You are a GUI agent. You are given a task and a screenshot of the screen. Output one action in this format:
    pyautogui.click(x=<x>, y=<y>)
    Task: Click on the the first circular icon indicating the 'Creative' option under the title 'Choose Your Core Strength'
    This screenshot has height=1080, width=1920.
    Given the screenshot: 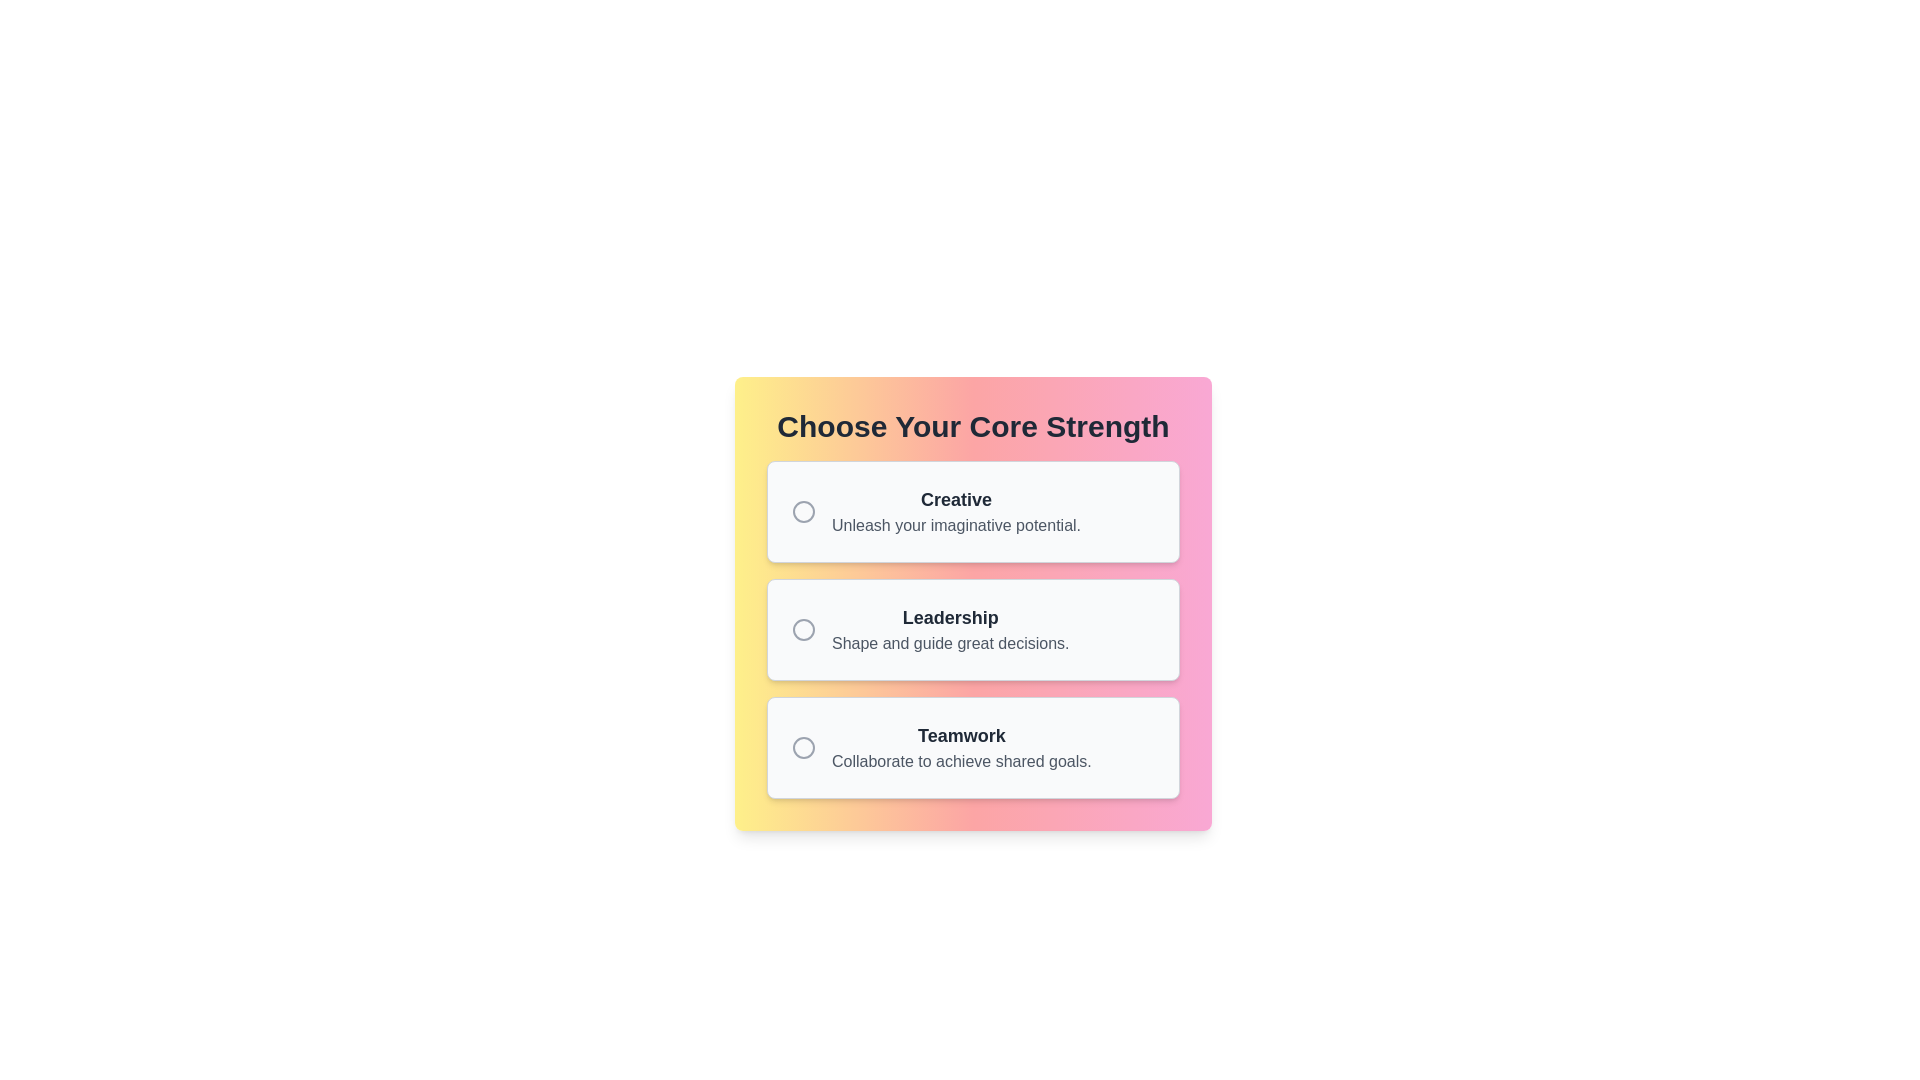 What is the action you would take?
    pyautogui.click(x=804, y=511)
    